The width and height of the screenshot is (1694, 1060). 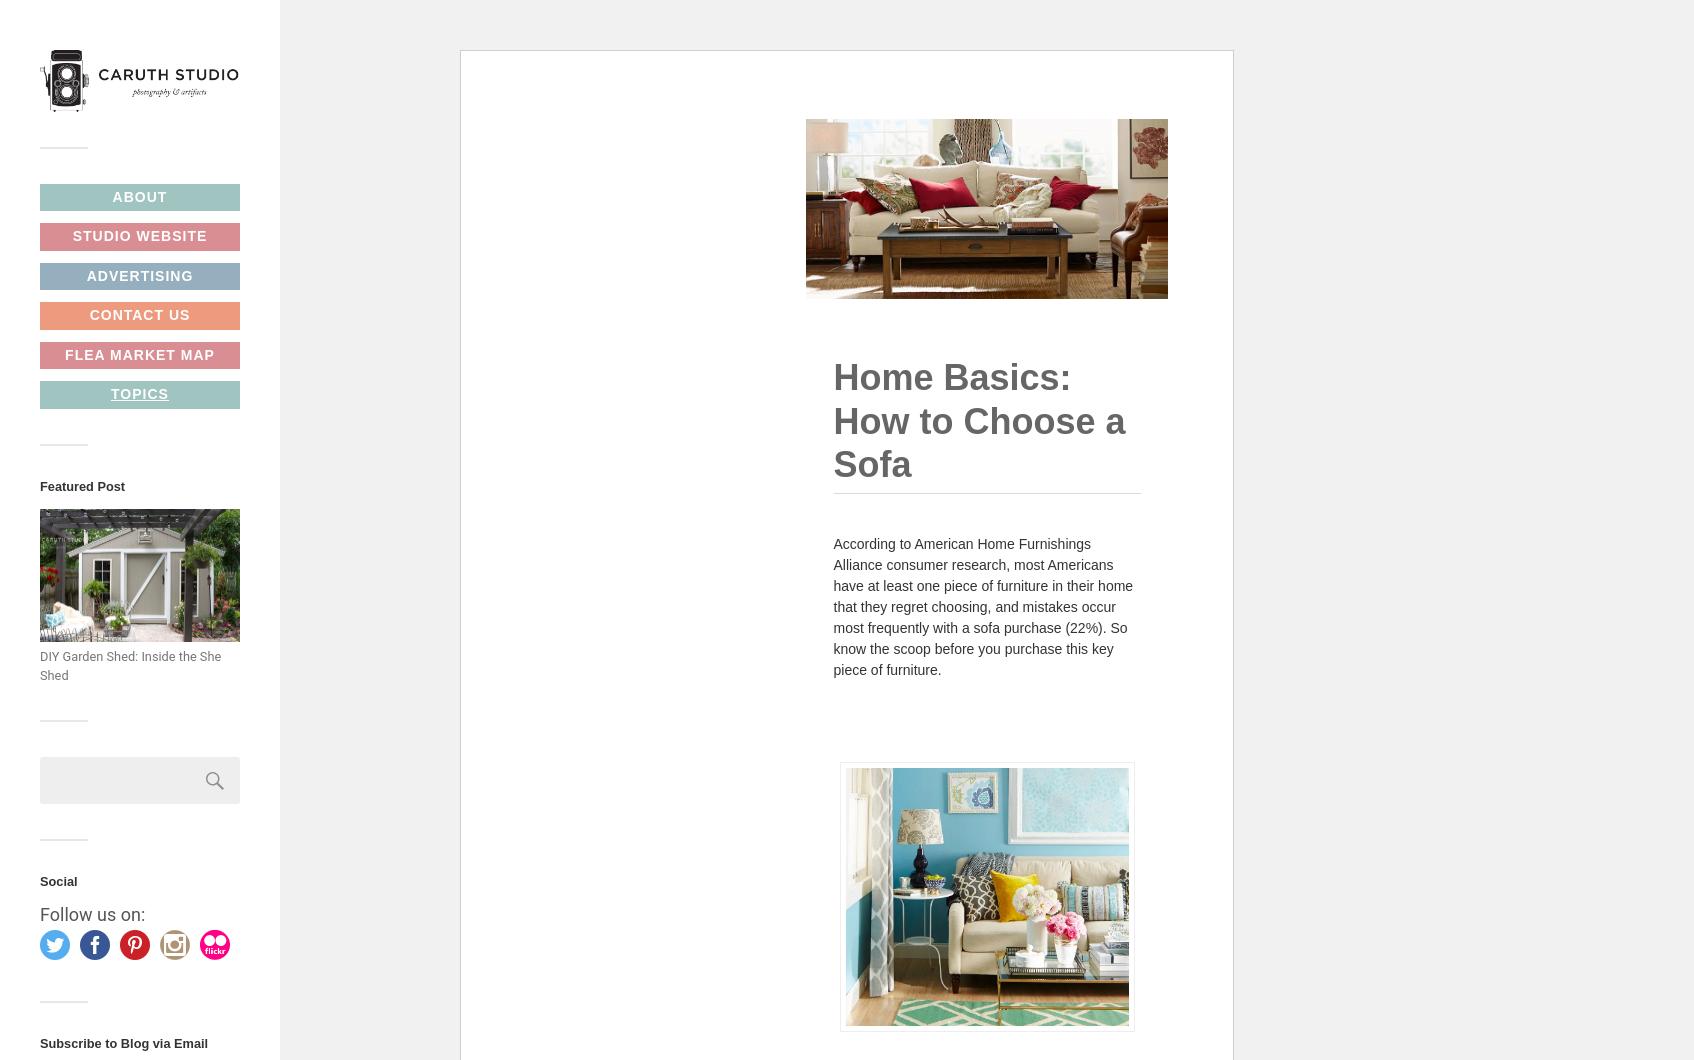 I want to click on 'Home Basics: How to Choose a Sofa', so click(x=977, y=419).